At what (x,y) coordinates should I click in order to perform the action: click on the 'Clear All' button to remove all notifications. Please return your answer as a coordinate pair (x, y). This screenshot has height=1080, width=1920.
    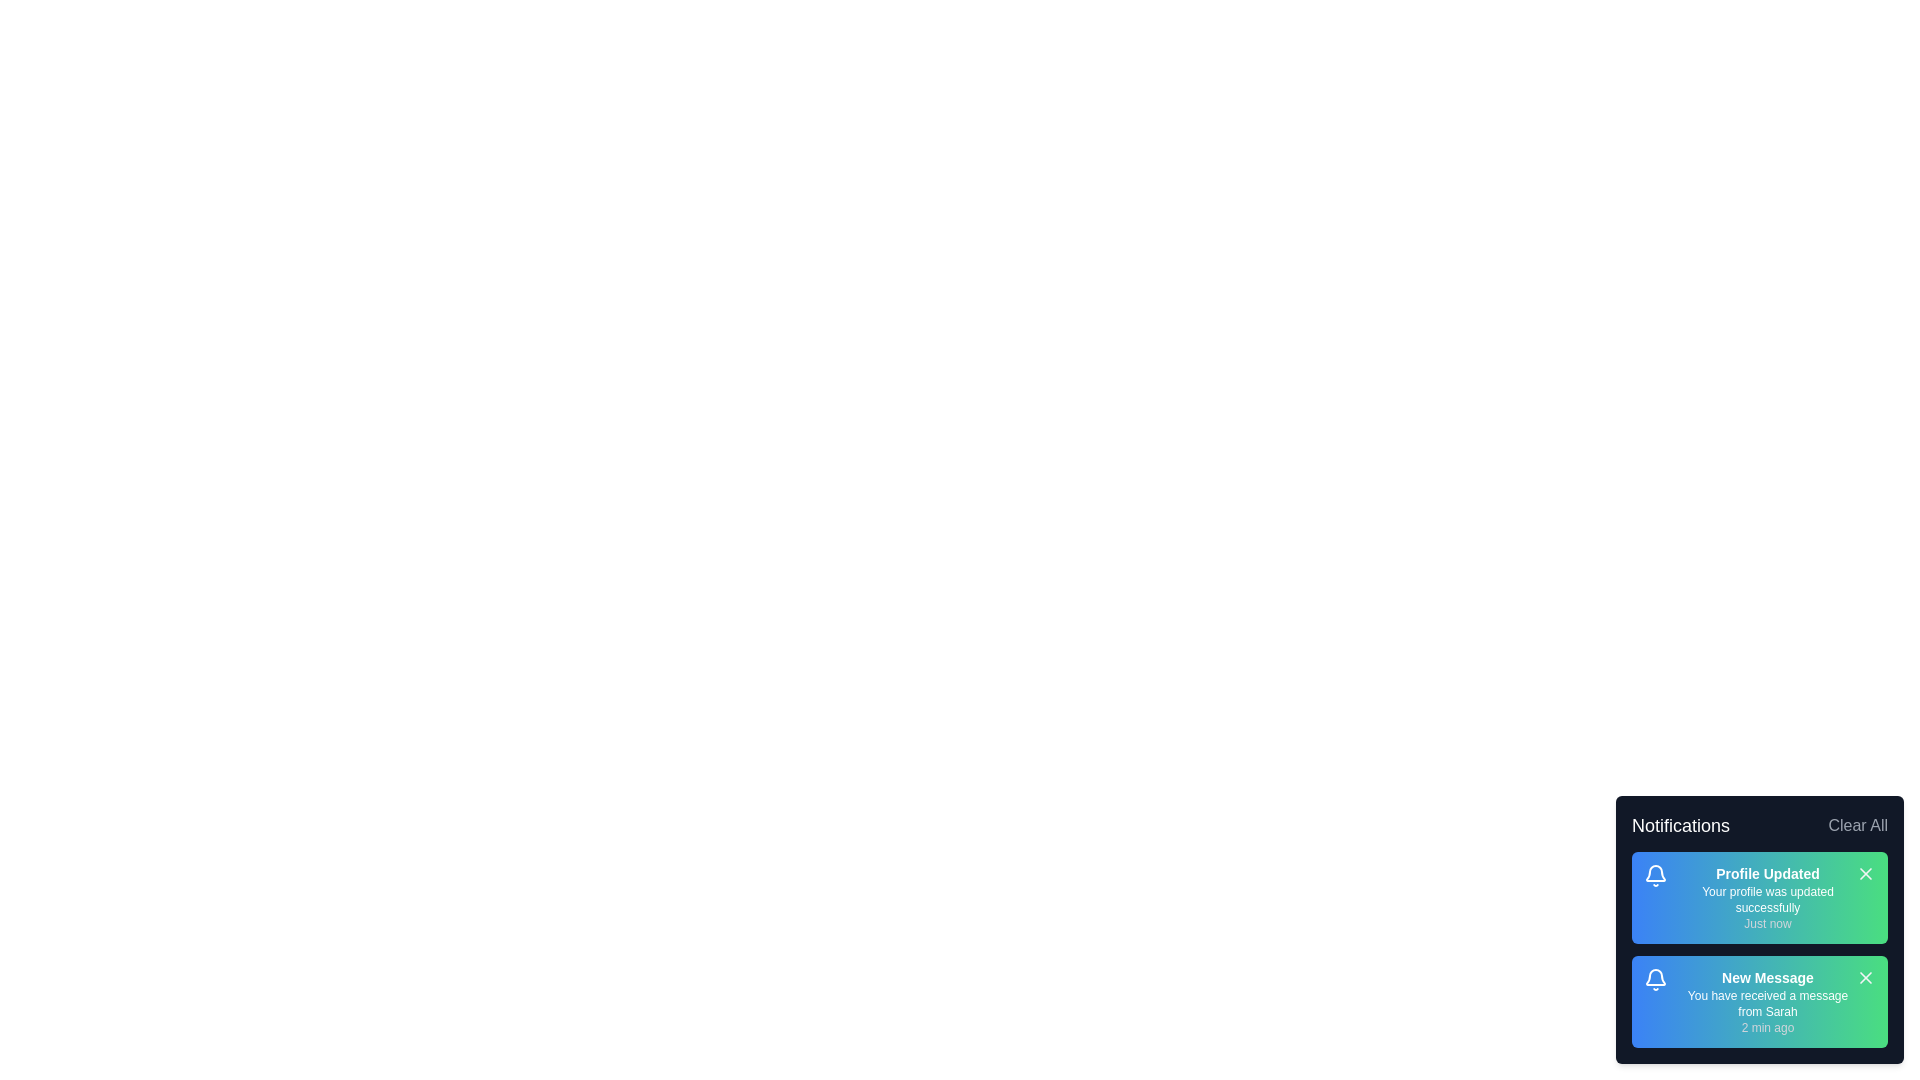
    Looking at the image, I should click on (1856, 825).